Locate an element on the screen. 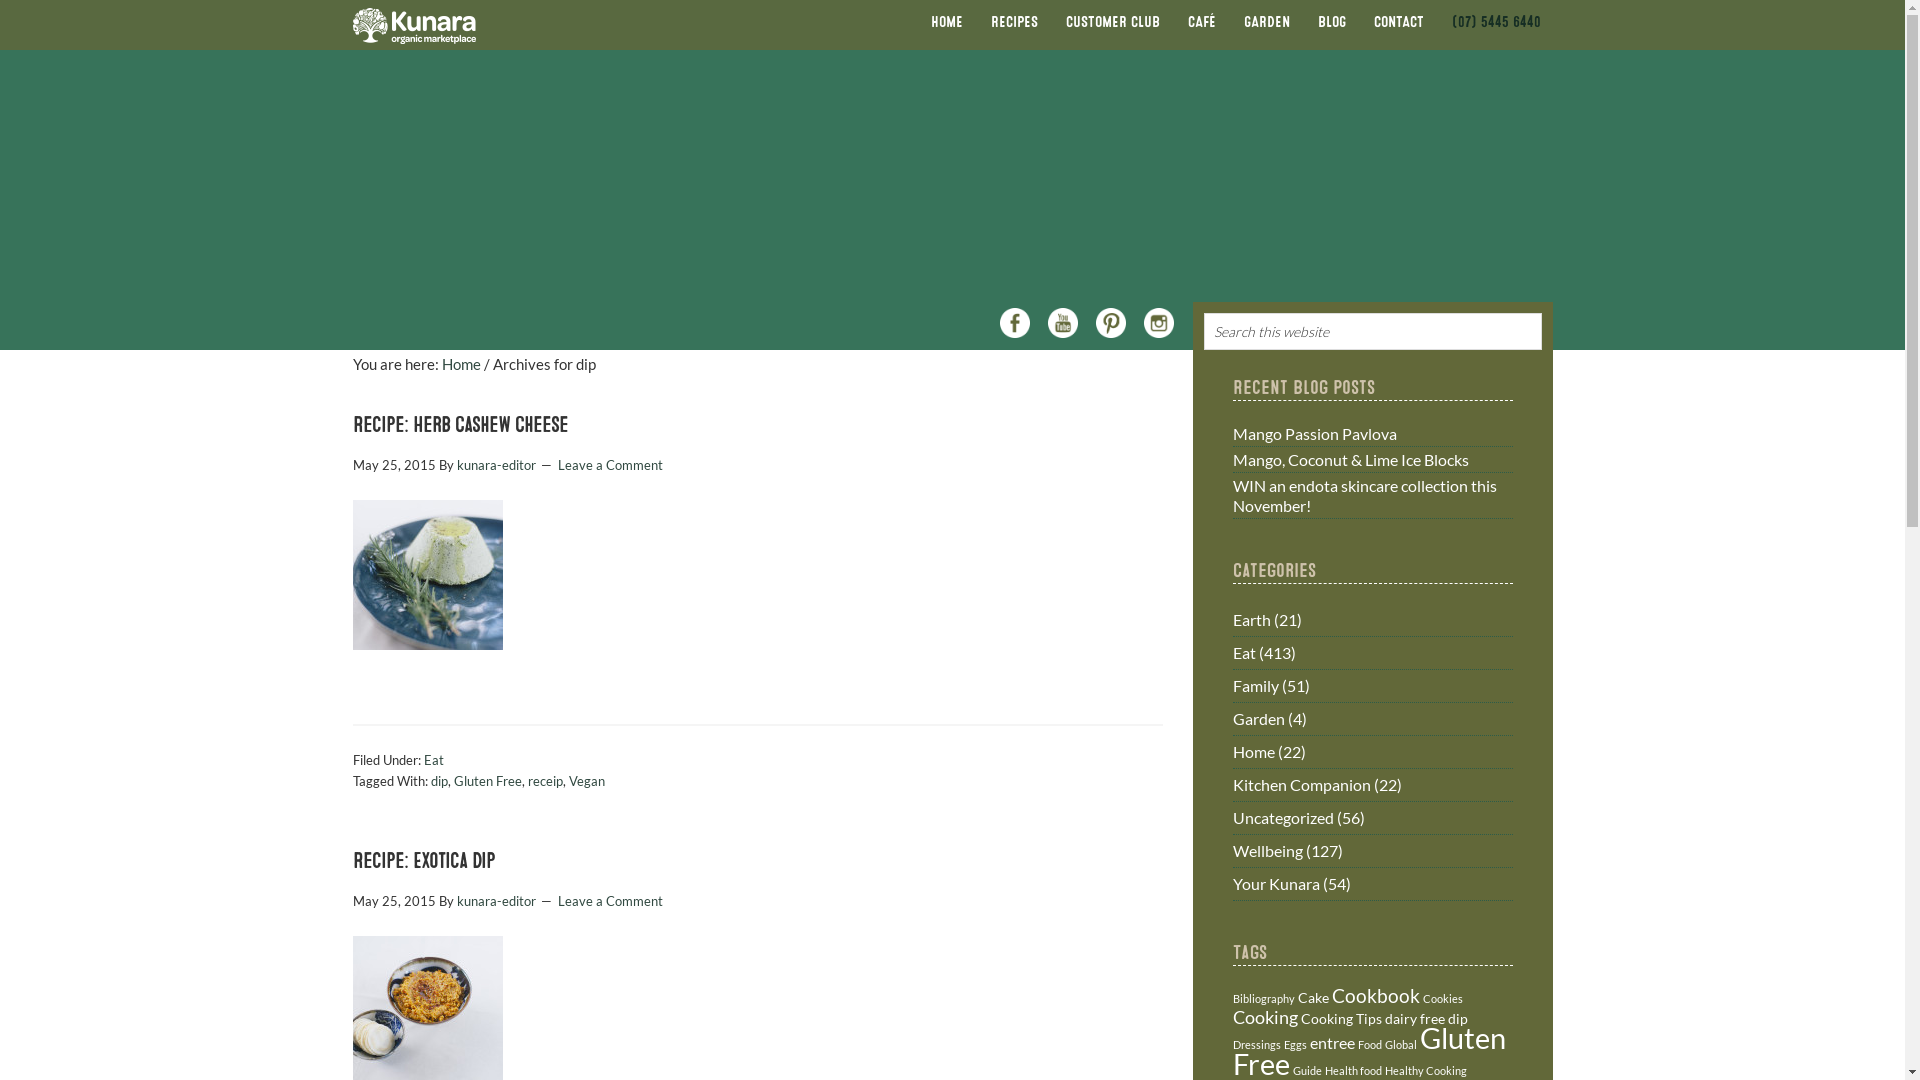  'Guide' is located at coordinates (1291, 1069).